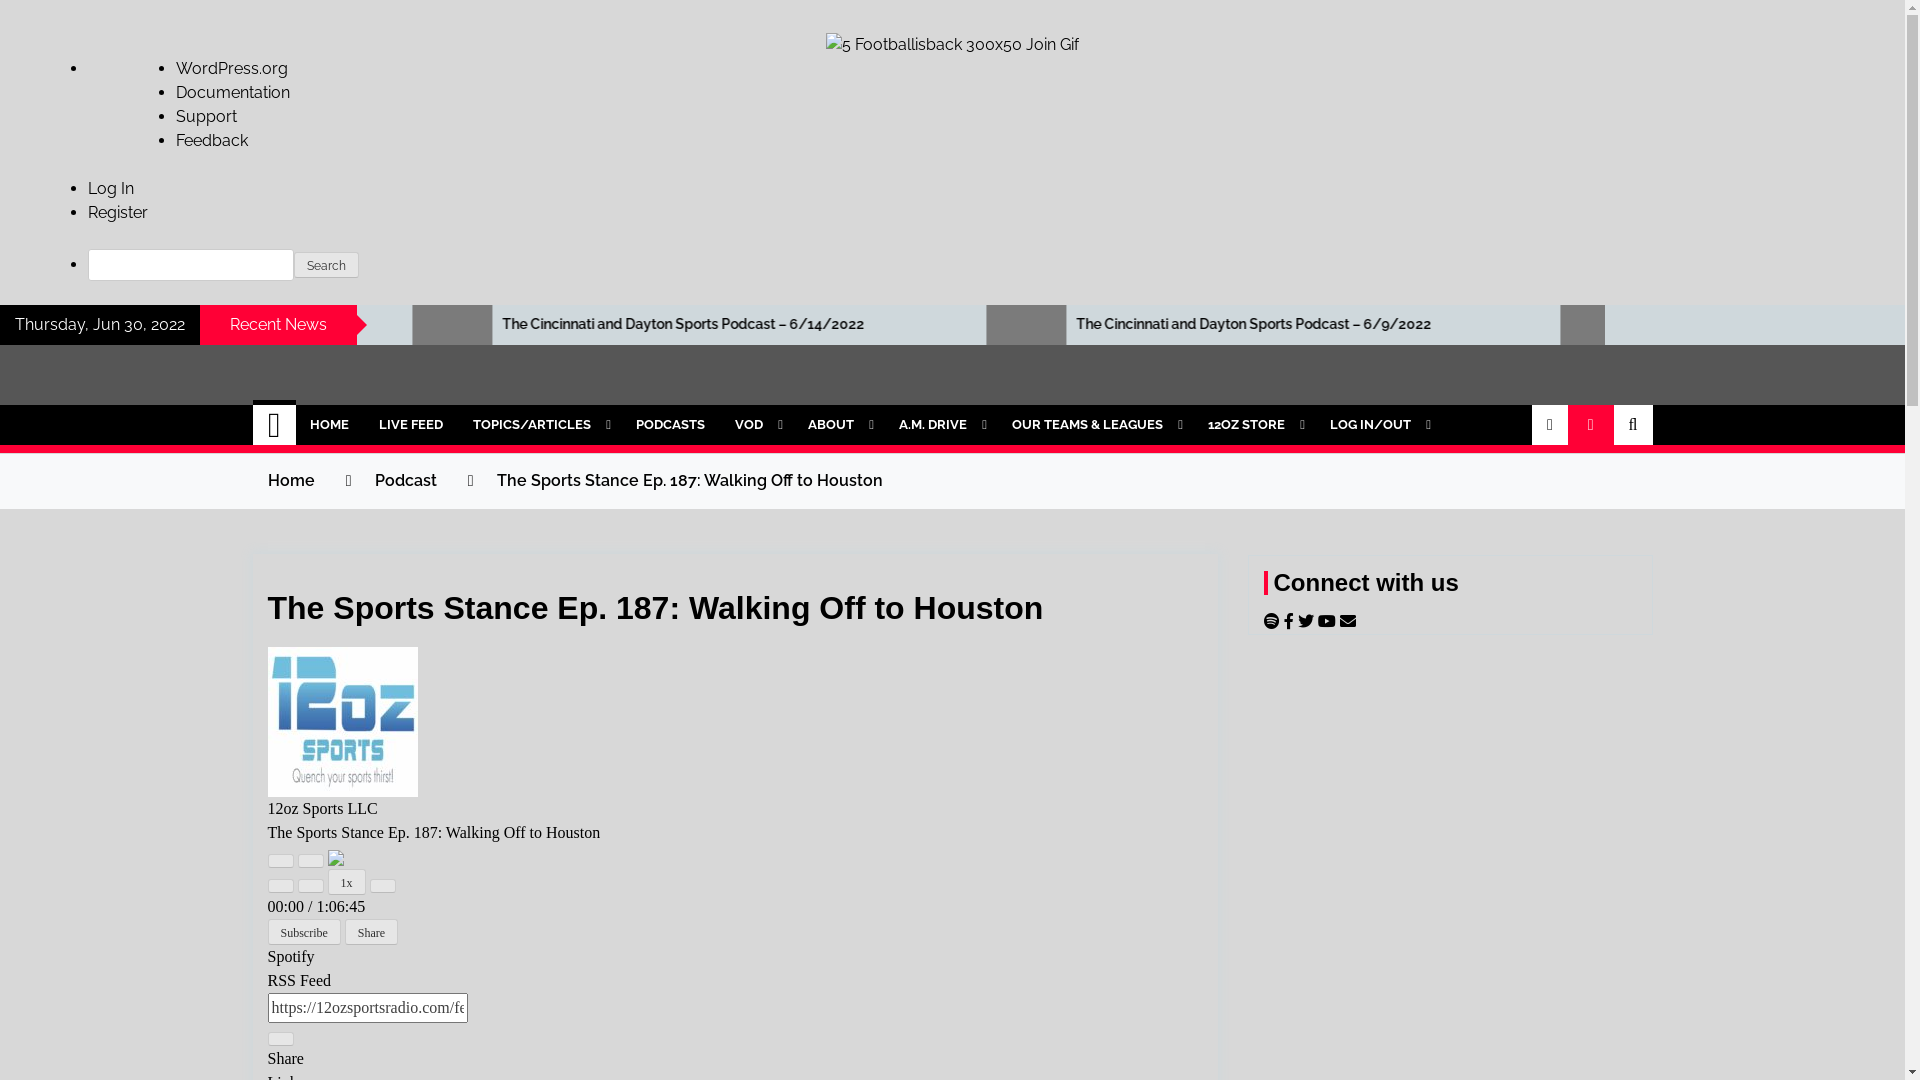 Image resolution: width=1920 pixels, height=1080 pixels. I want to click on 'ABOUT', so click(791, 423).